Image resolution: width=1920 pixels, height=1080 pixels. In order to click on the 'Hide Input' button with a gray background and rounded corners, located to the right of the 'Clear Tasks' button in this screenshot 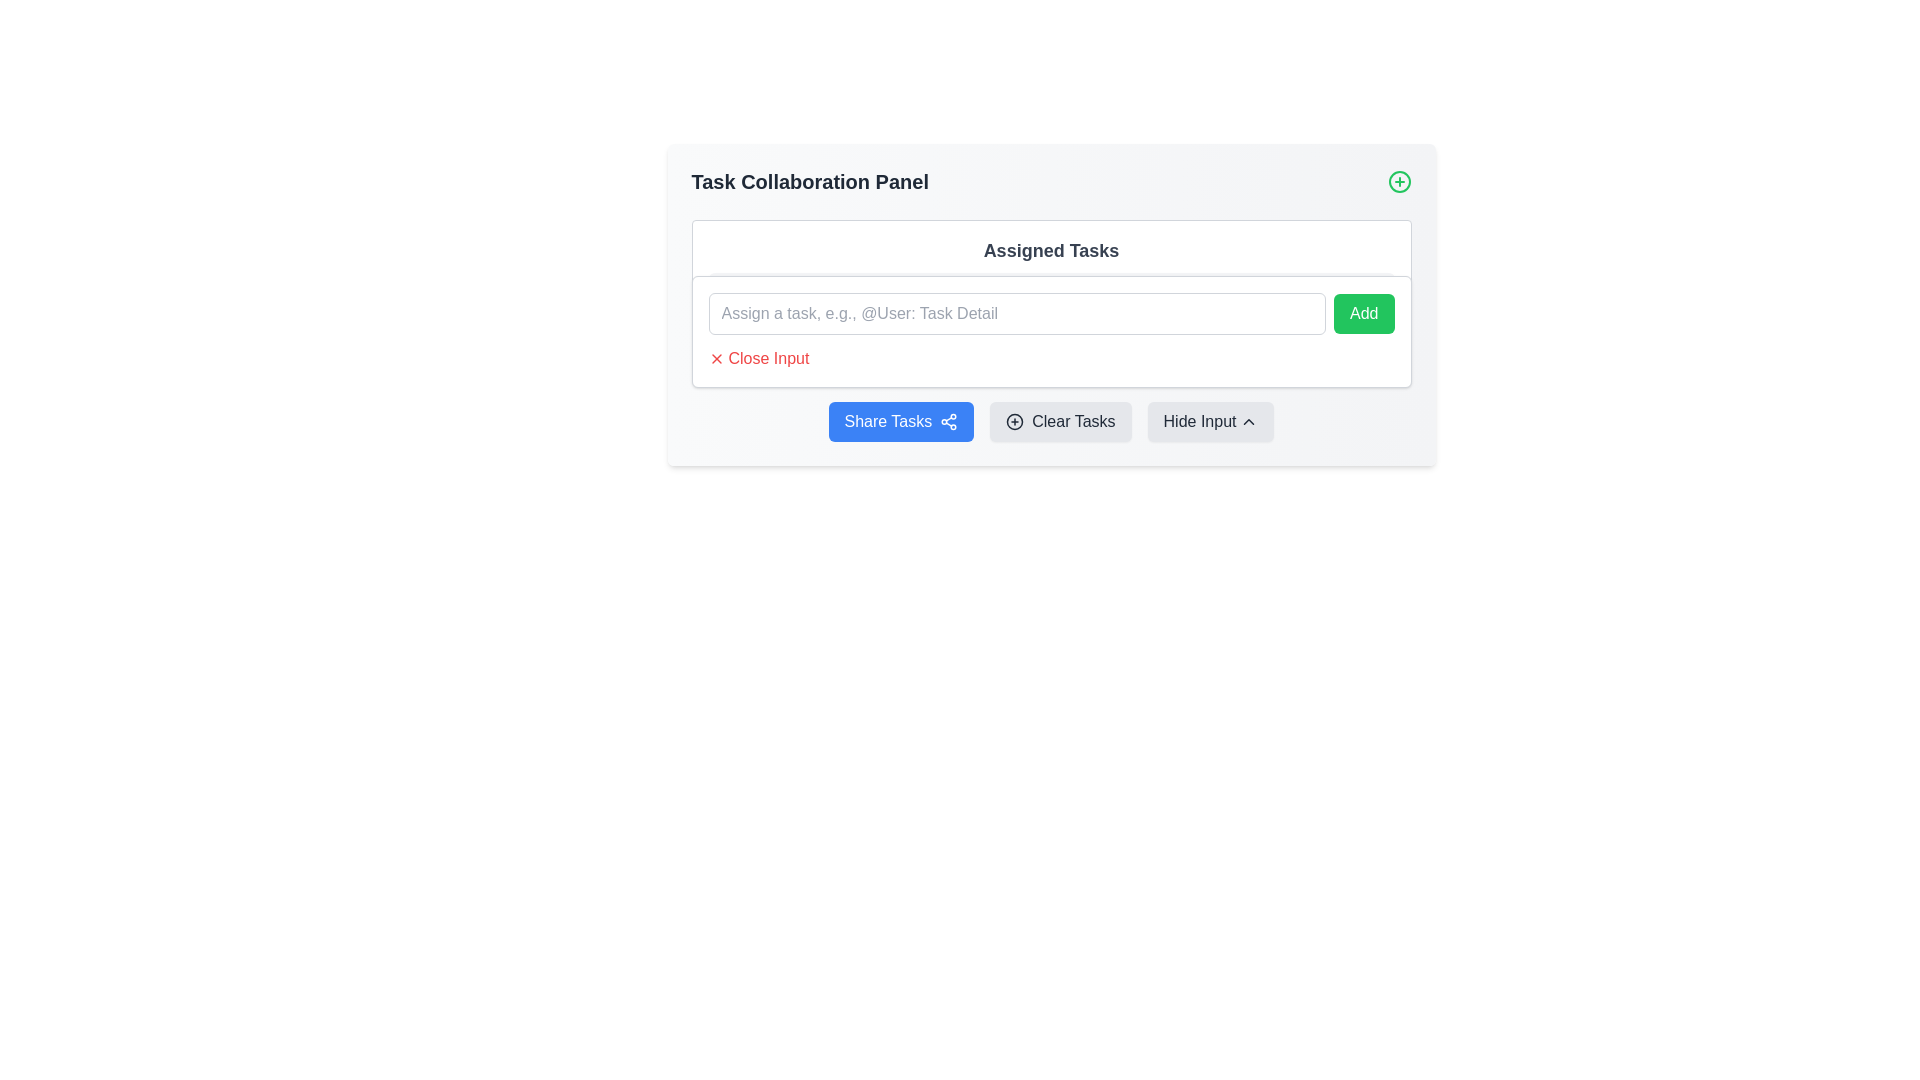, I will do `click(1209, 420)`.